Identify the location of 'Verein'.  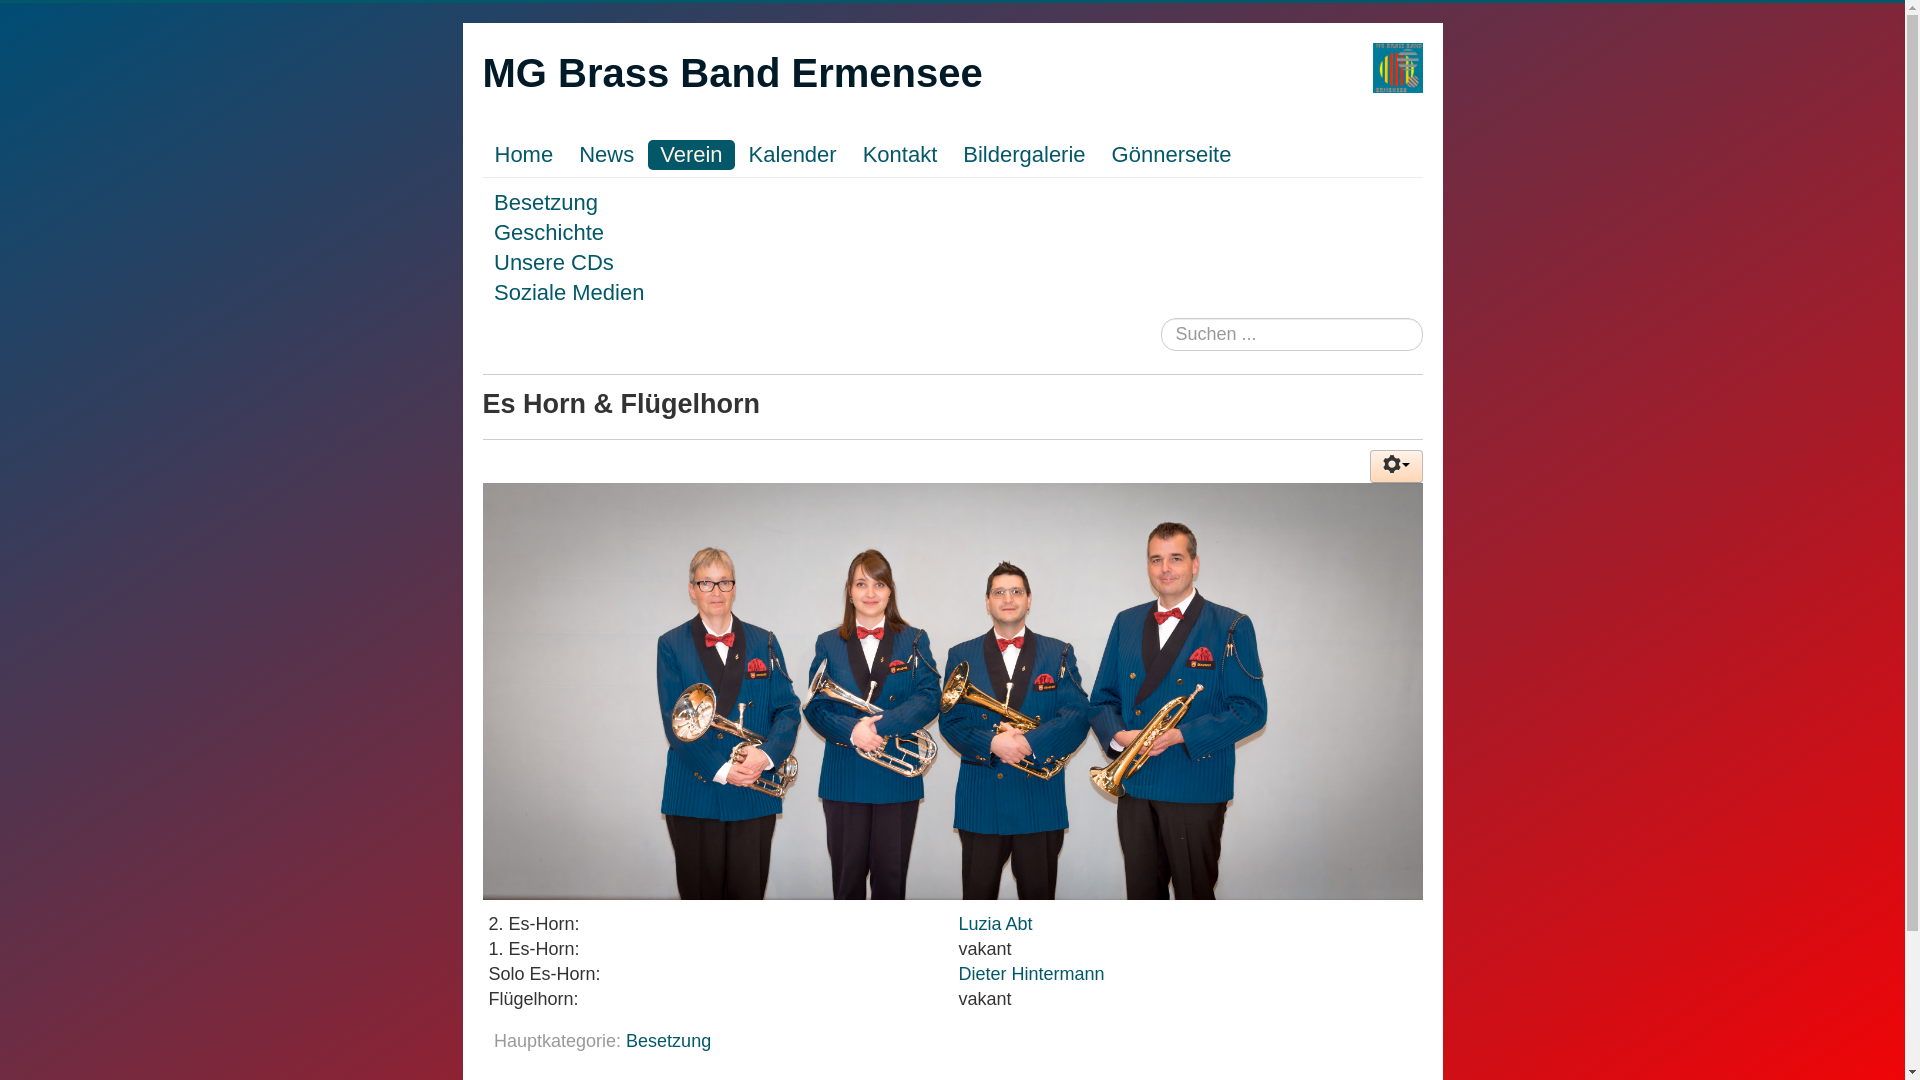
(691, 153).